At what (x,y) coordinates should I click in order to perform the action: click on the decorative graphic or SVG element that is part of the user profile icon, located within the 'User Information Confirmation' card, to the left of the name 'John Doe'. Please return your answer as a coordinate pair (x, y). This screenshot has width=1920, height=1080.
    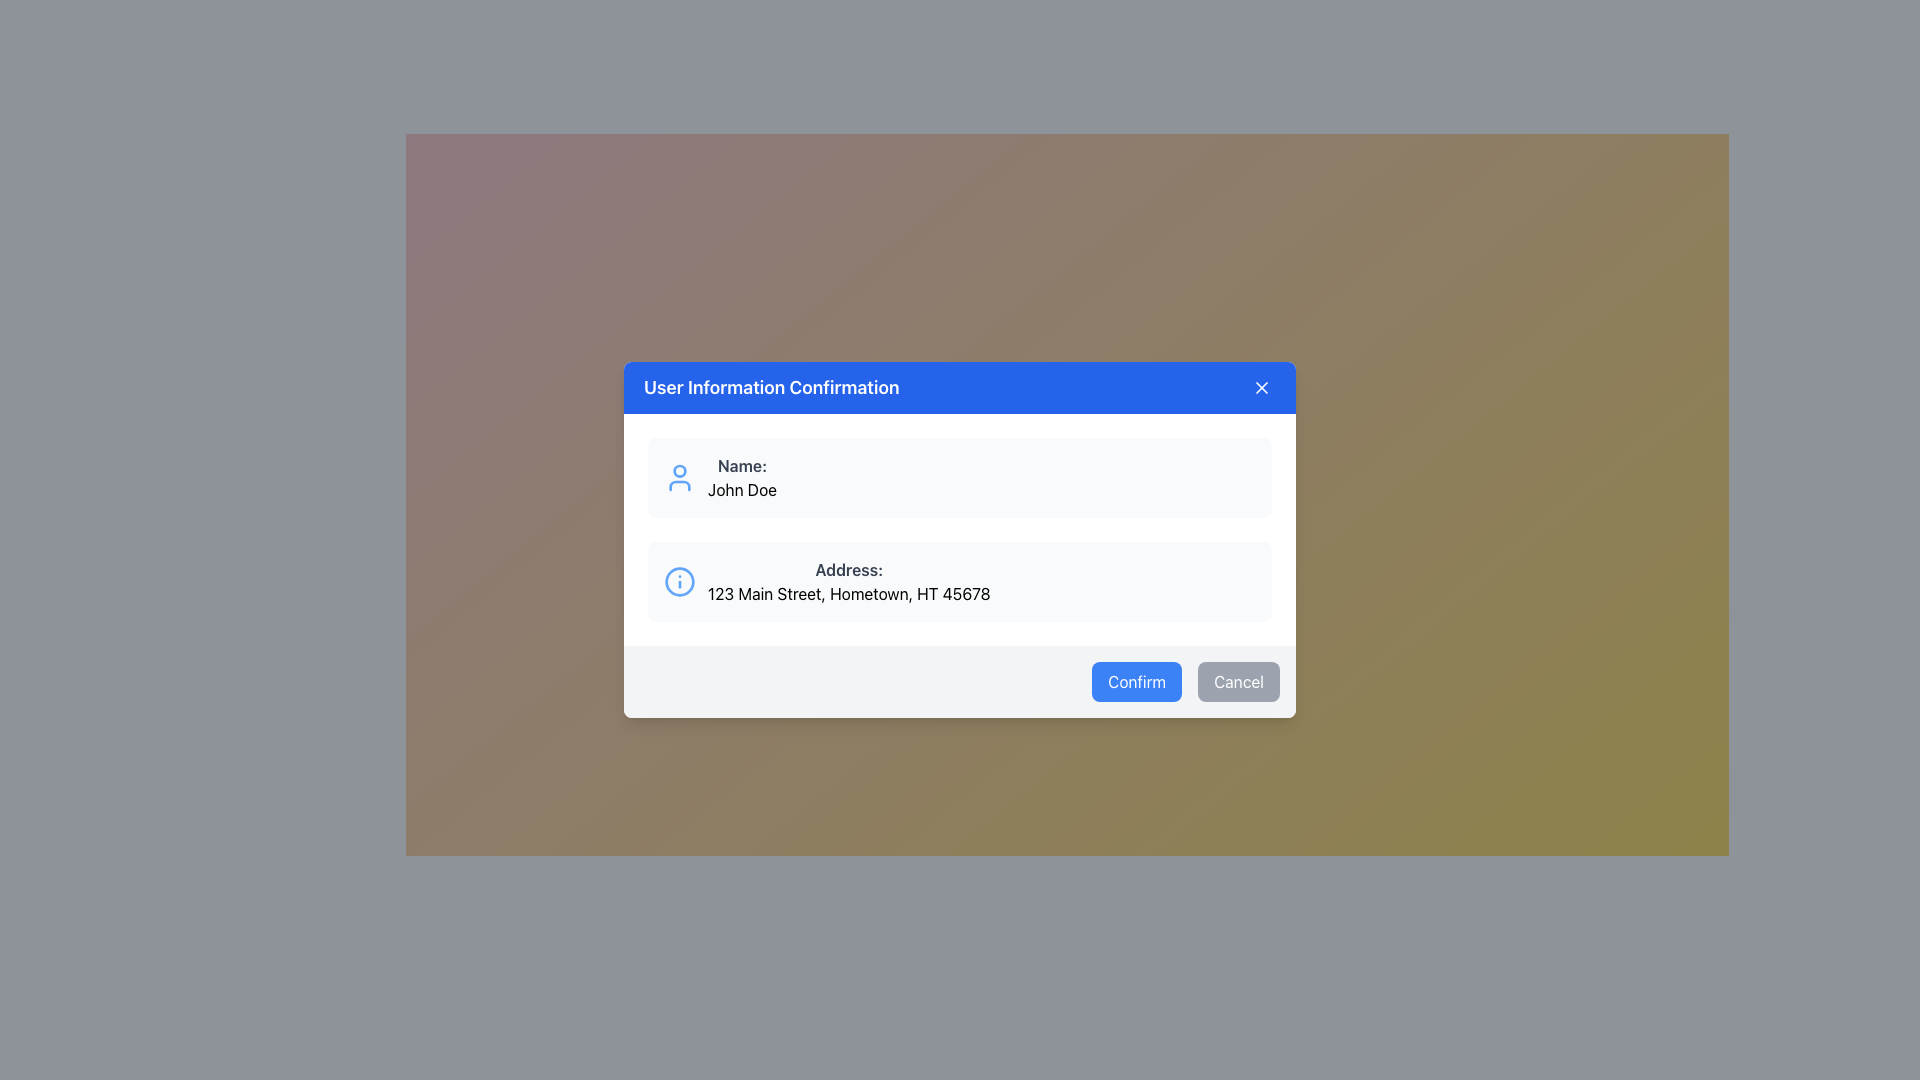
    Looking at the image, I should click on (680, 470).